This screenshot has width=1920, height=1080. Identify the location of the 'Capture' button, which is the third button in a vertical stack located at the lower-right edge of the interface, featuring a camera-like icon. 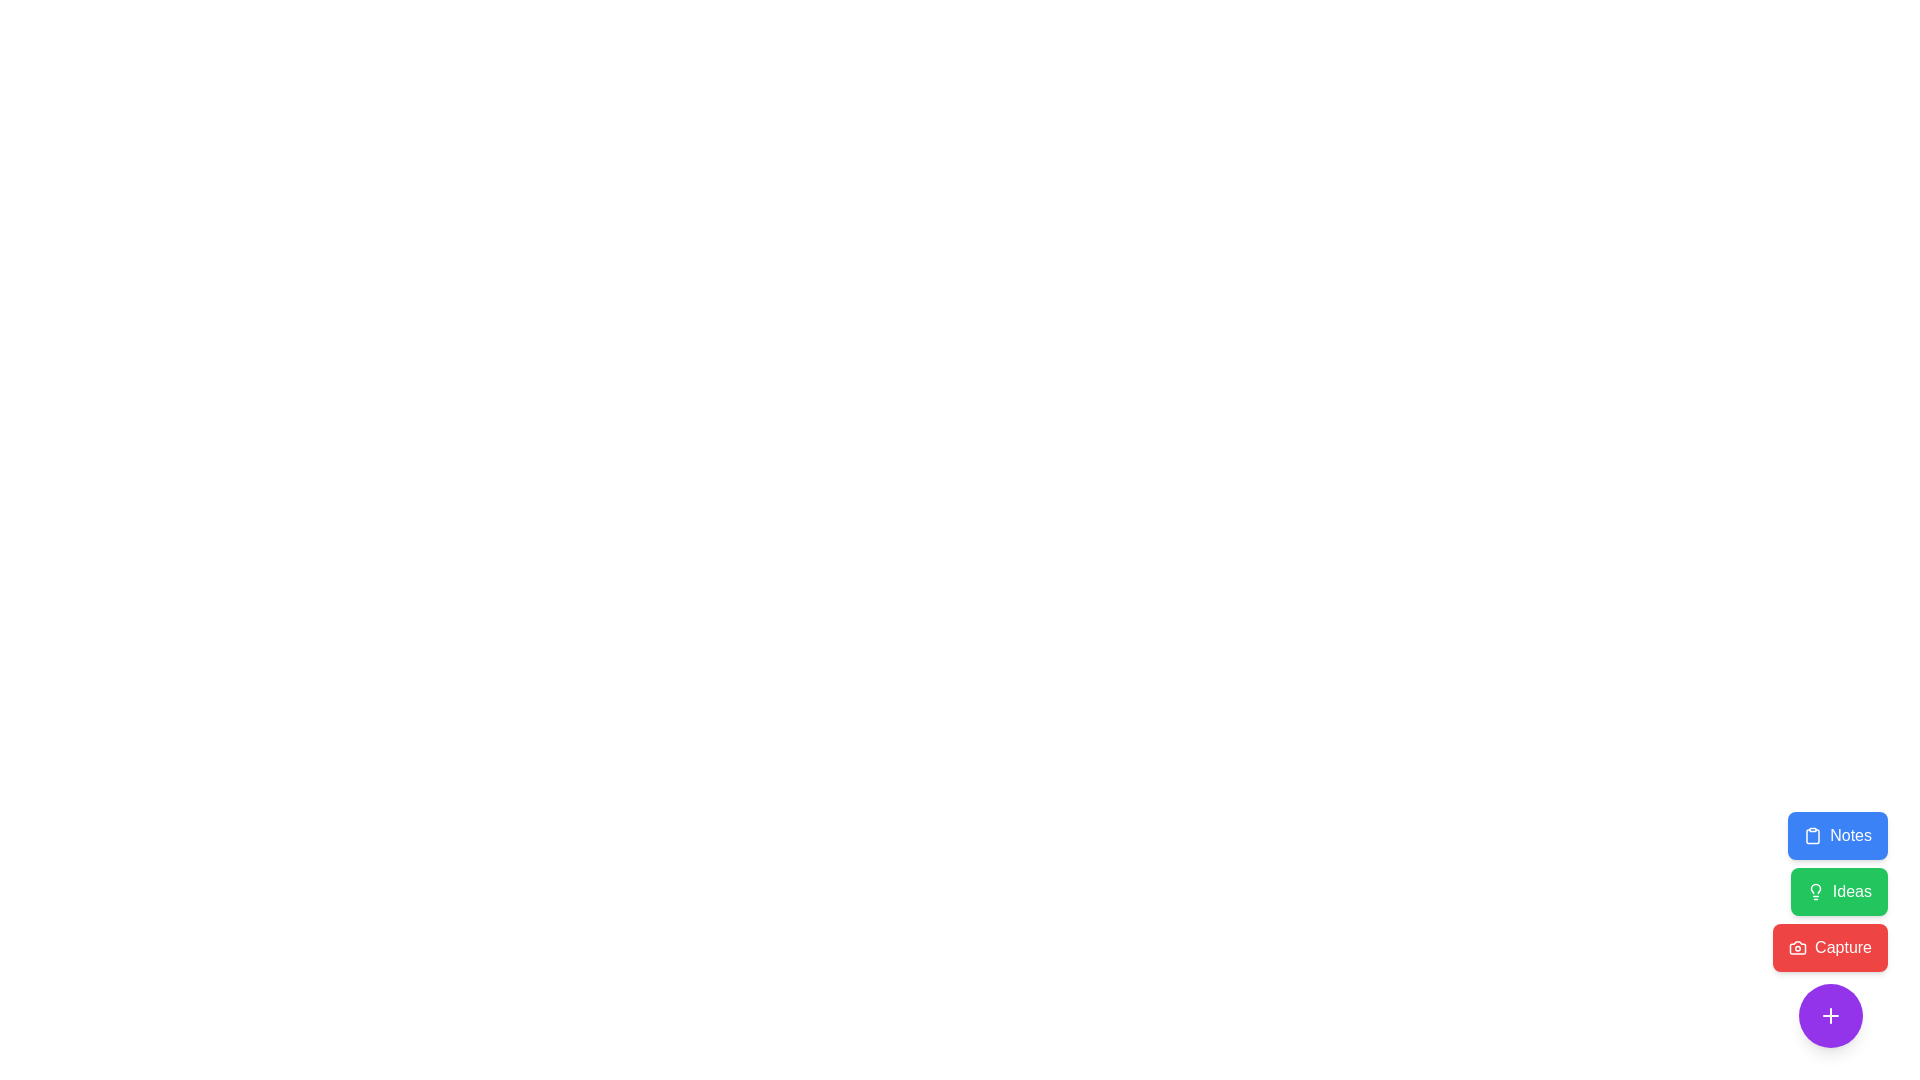
(1798, 947).